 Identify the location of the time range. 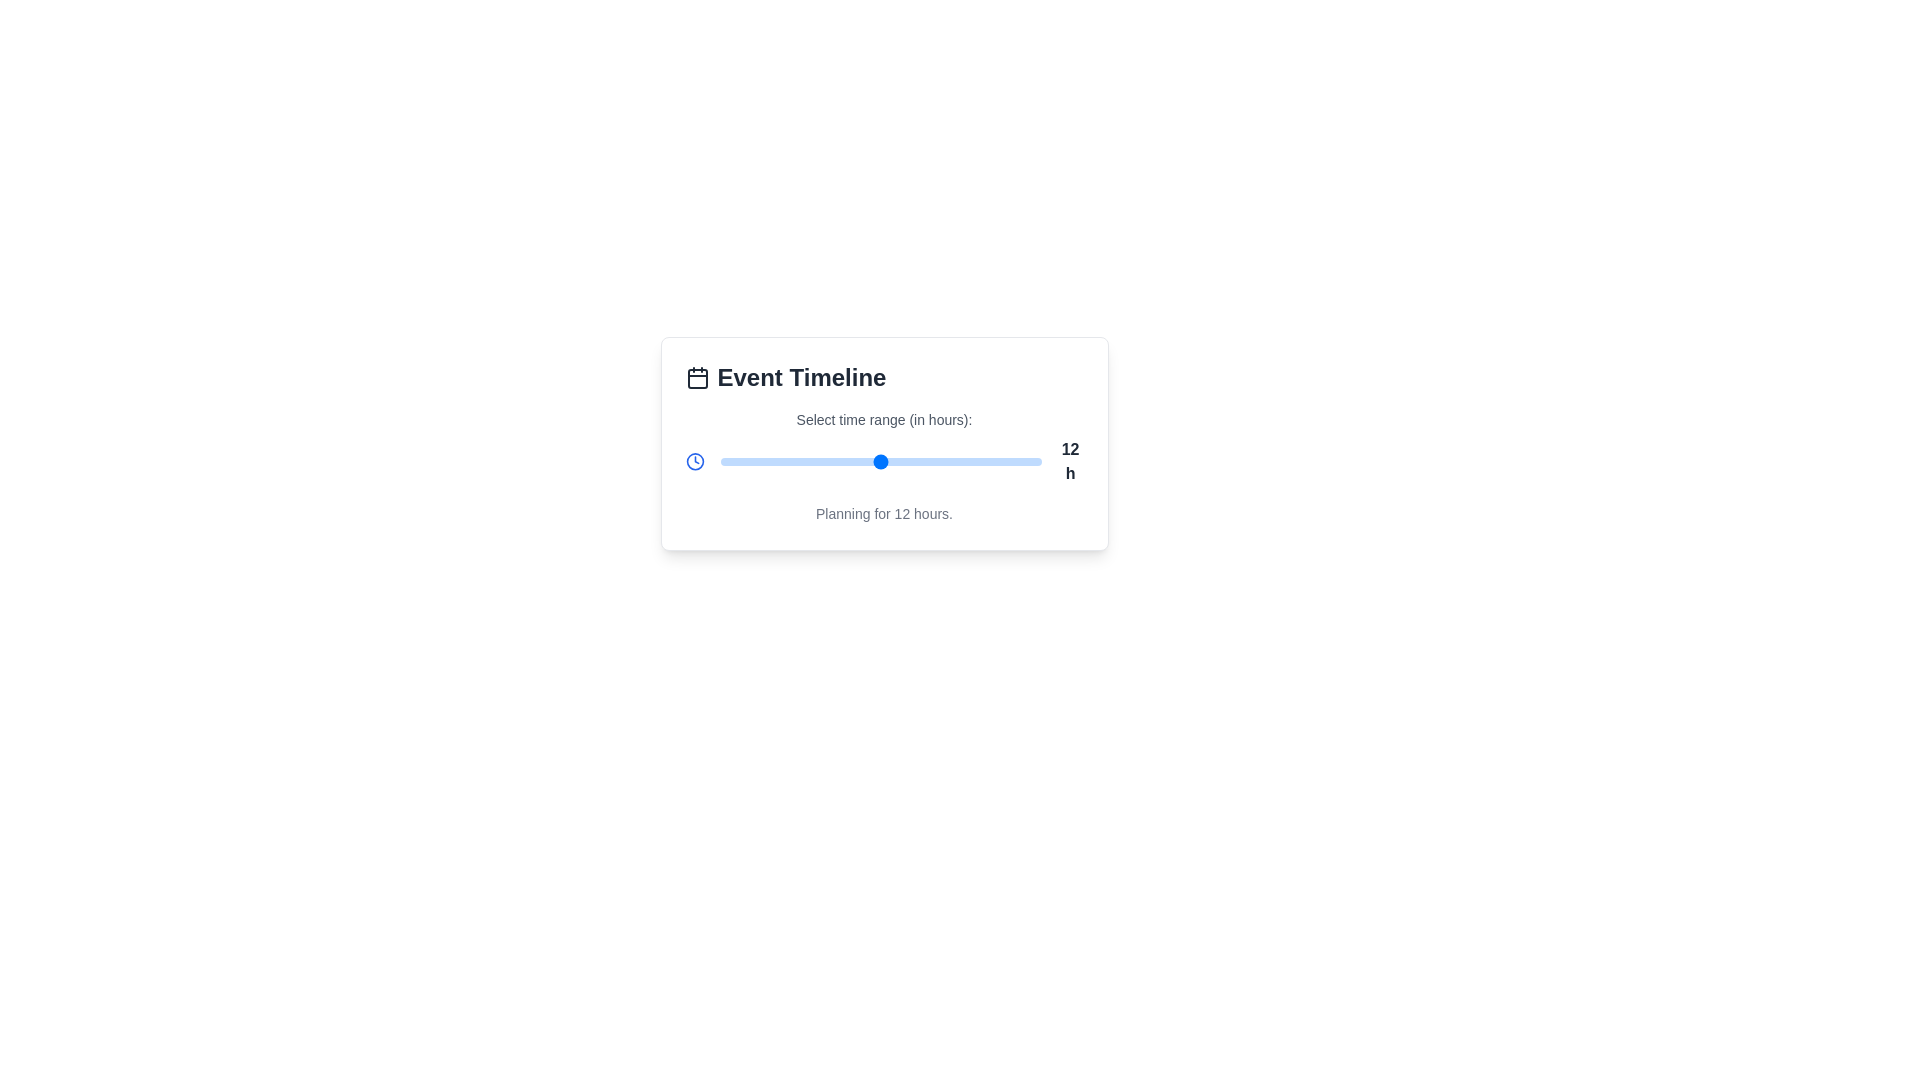
(720, 462).